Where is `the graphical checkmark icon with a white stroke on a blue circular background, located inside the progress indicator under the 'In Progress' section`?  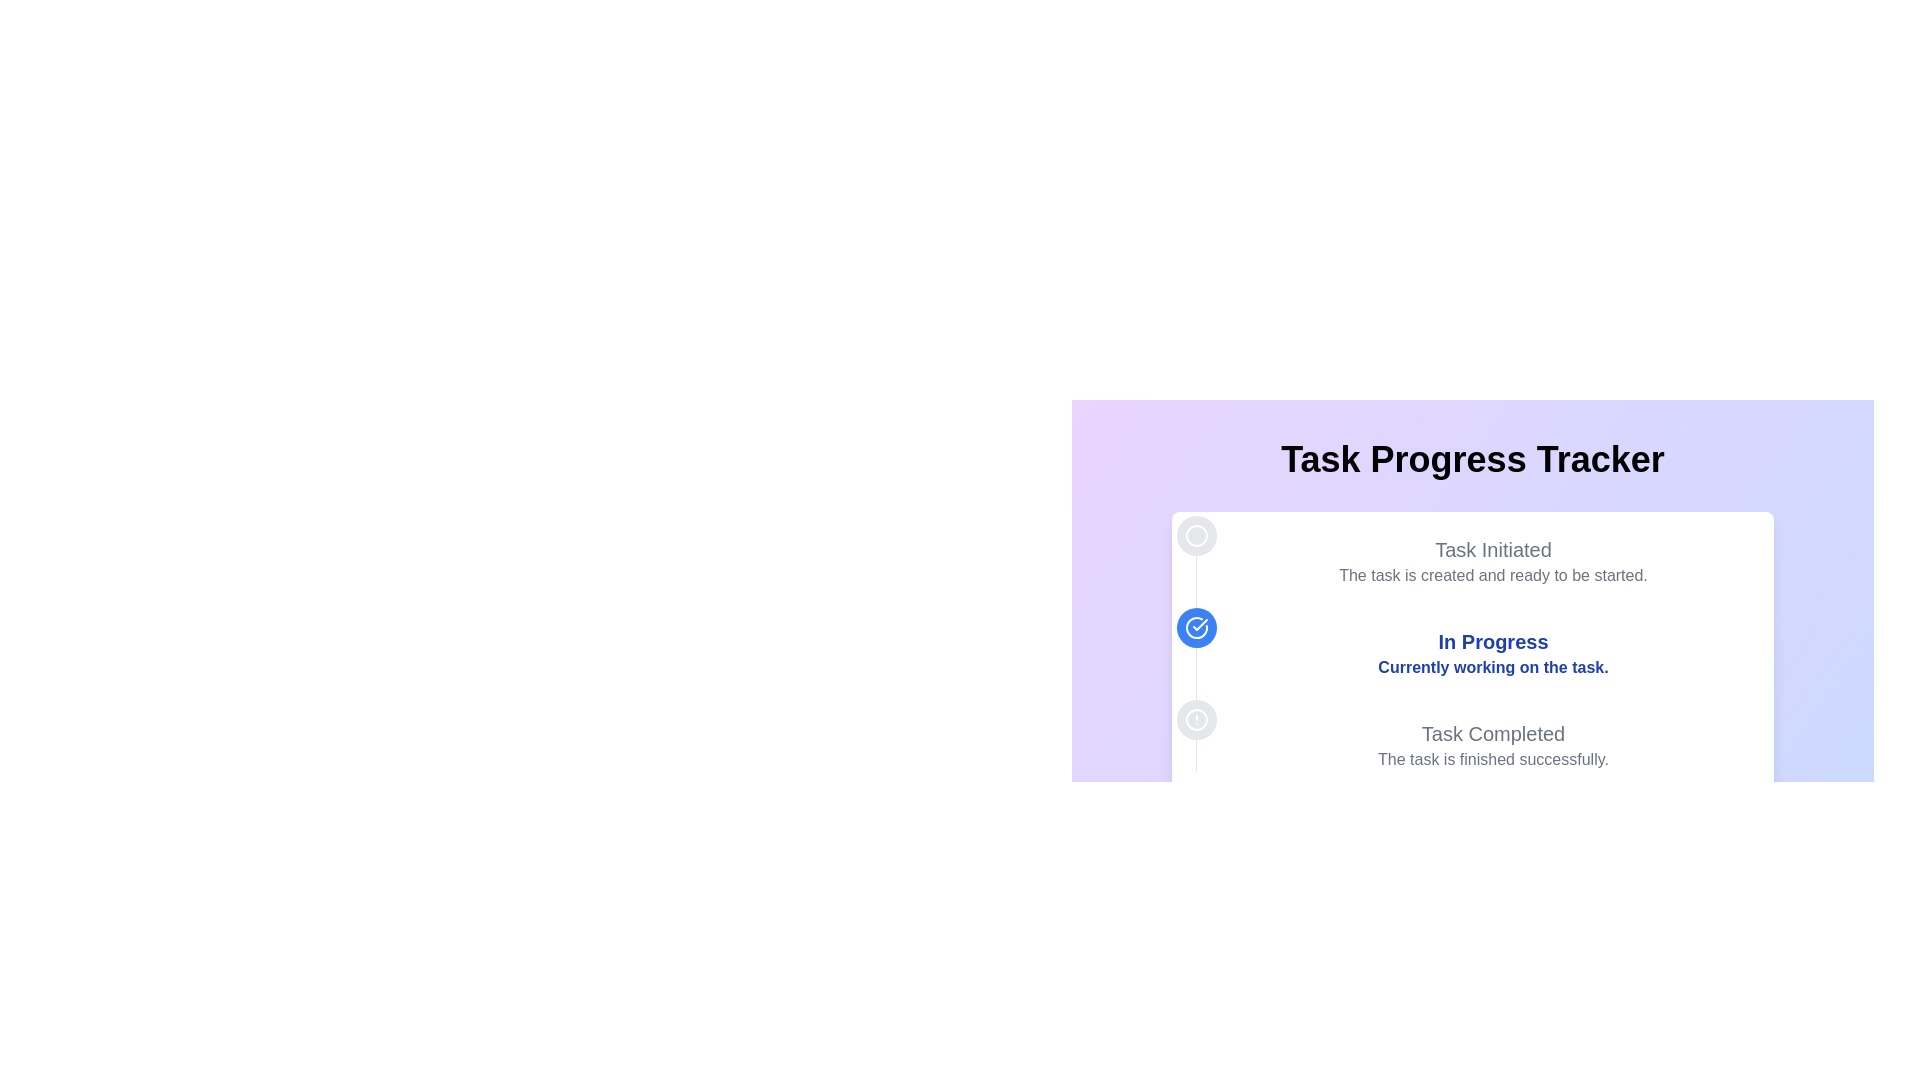 the graphical checkmark icon with a white stroke on a blue circular background, located inside the progress indicator under the 'In Progress' section is located at coordinates (1200, 623).